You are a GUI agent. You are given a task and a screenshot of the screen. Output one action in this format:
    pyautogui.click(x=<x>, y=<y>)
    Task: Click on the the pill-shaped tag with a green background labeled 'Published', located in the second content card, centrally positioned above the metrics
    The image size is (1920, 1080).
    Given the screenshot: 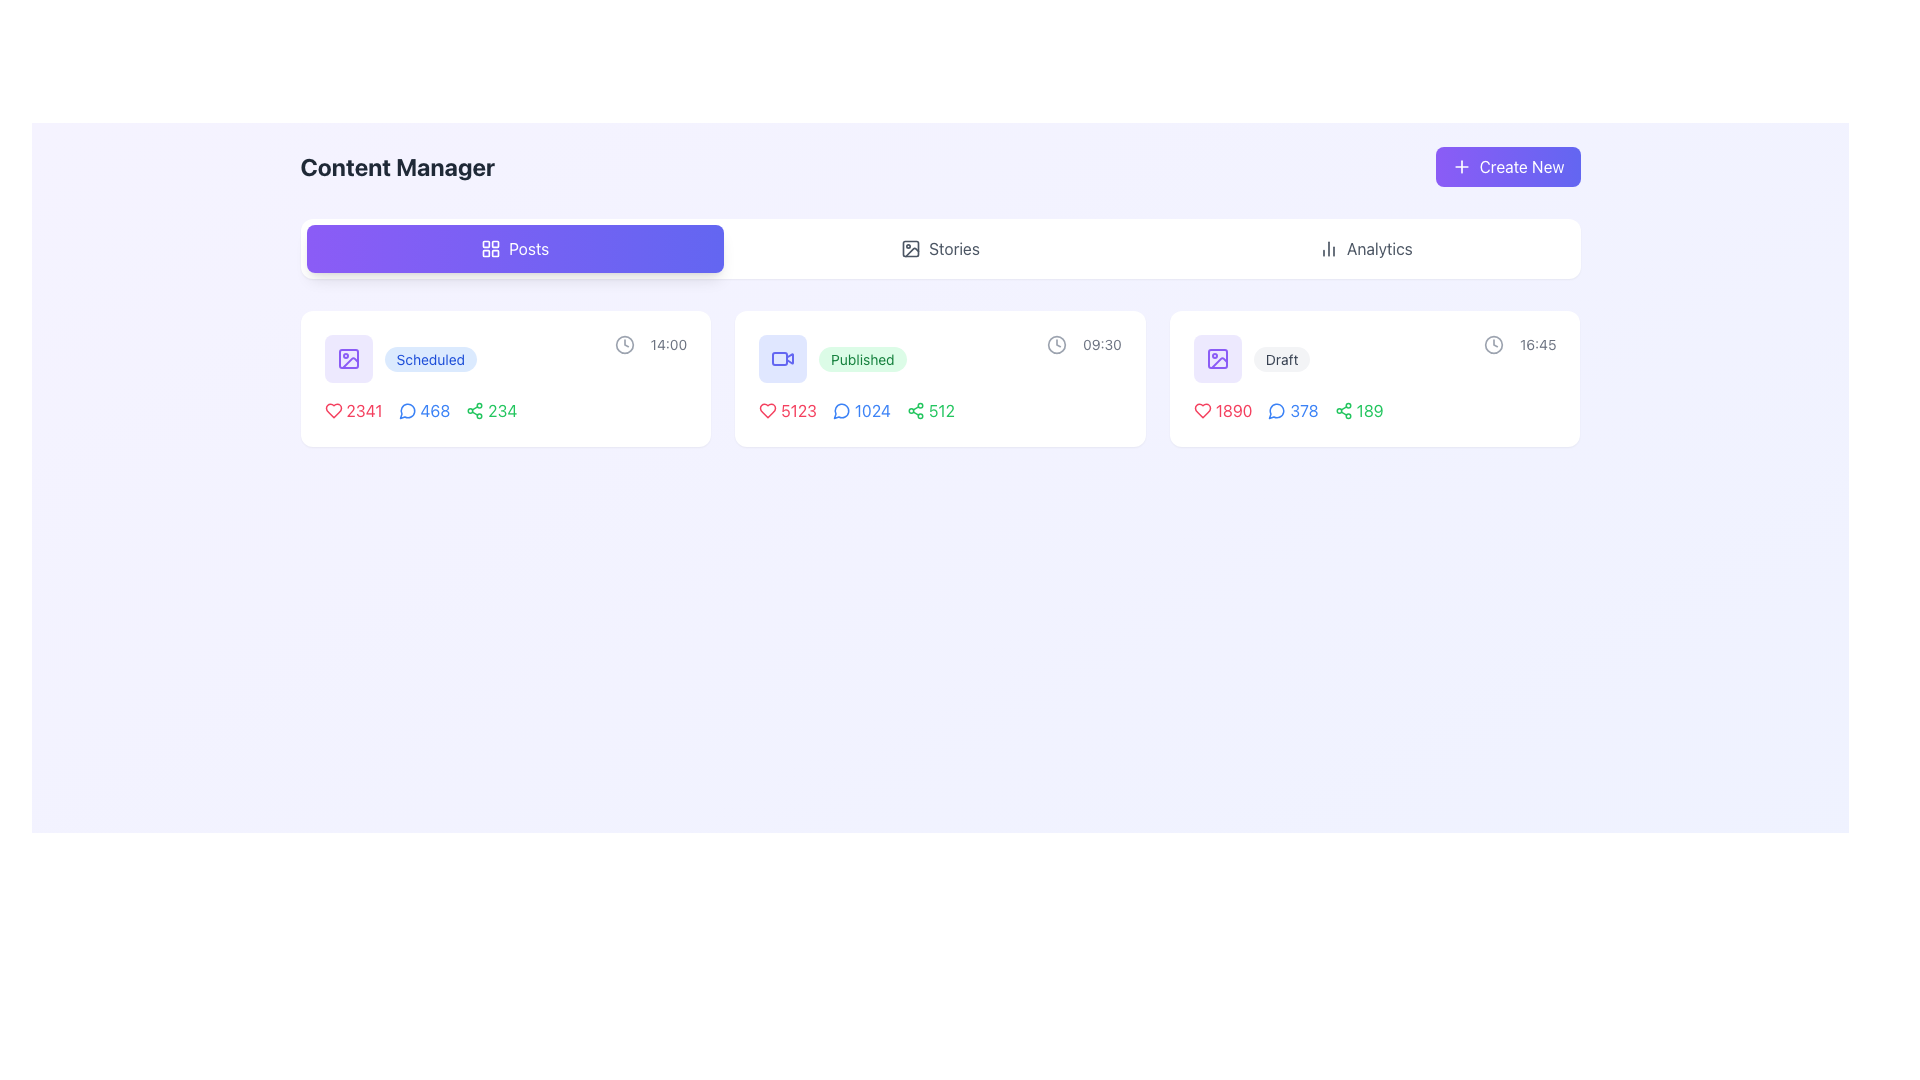 What is the action you would take?
    pyautogui.click(x=862, y=358)
    